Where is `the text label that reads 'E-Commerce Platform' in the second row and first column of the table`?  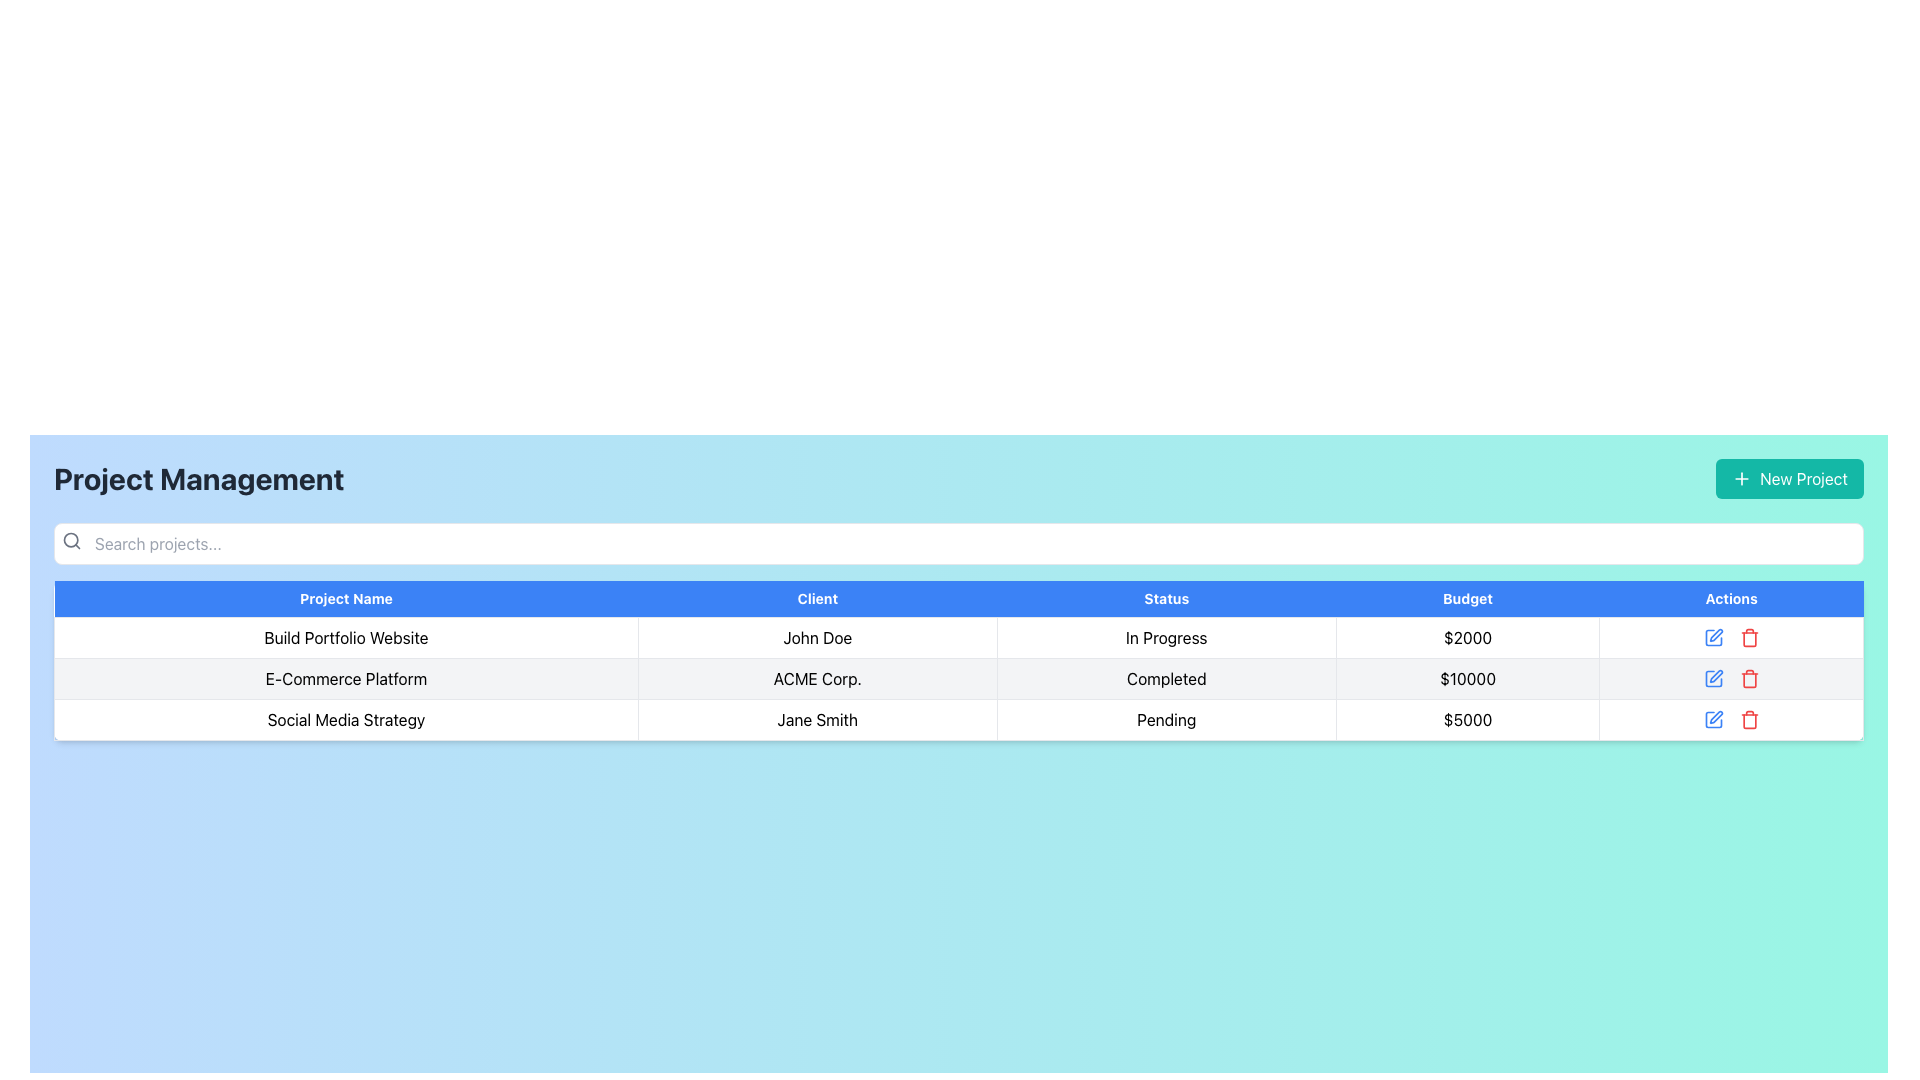
the text label that reads 'E-Commerce Platform' in the second row and first column of the table is located at coordinates (346, 677).